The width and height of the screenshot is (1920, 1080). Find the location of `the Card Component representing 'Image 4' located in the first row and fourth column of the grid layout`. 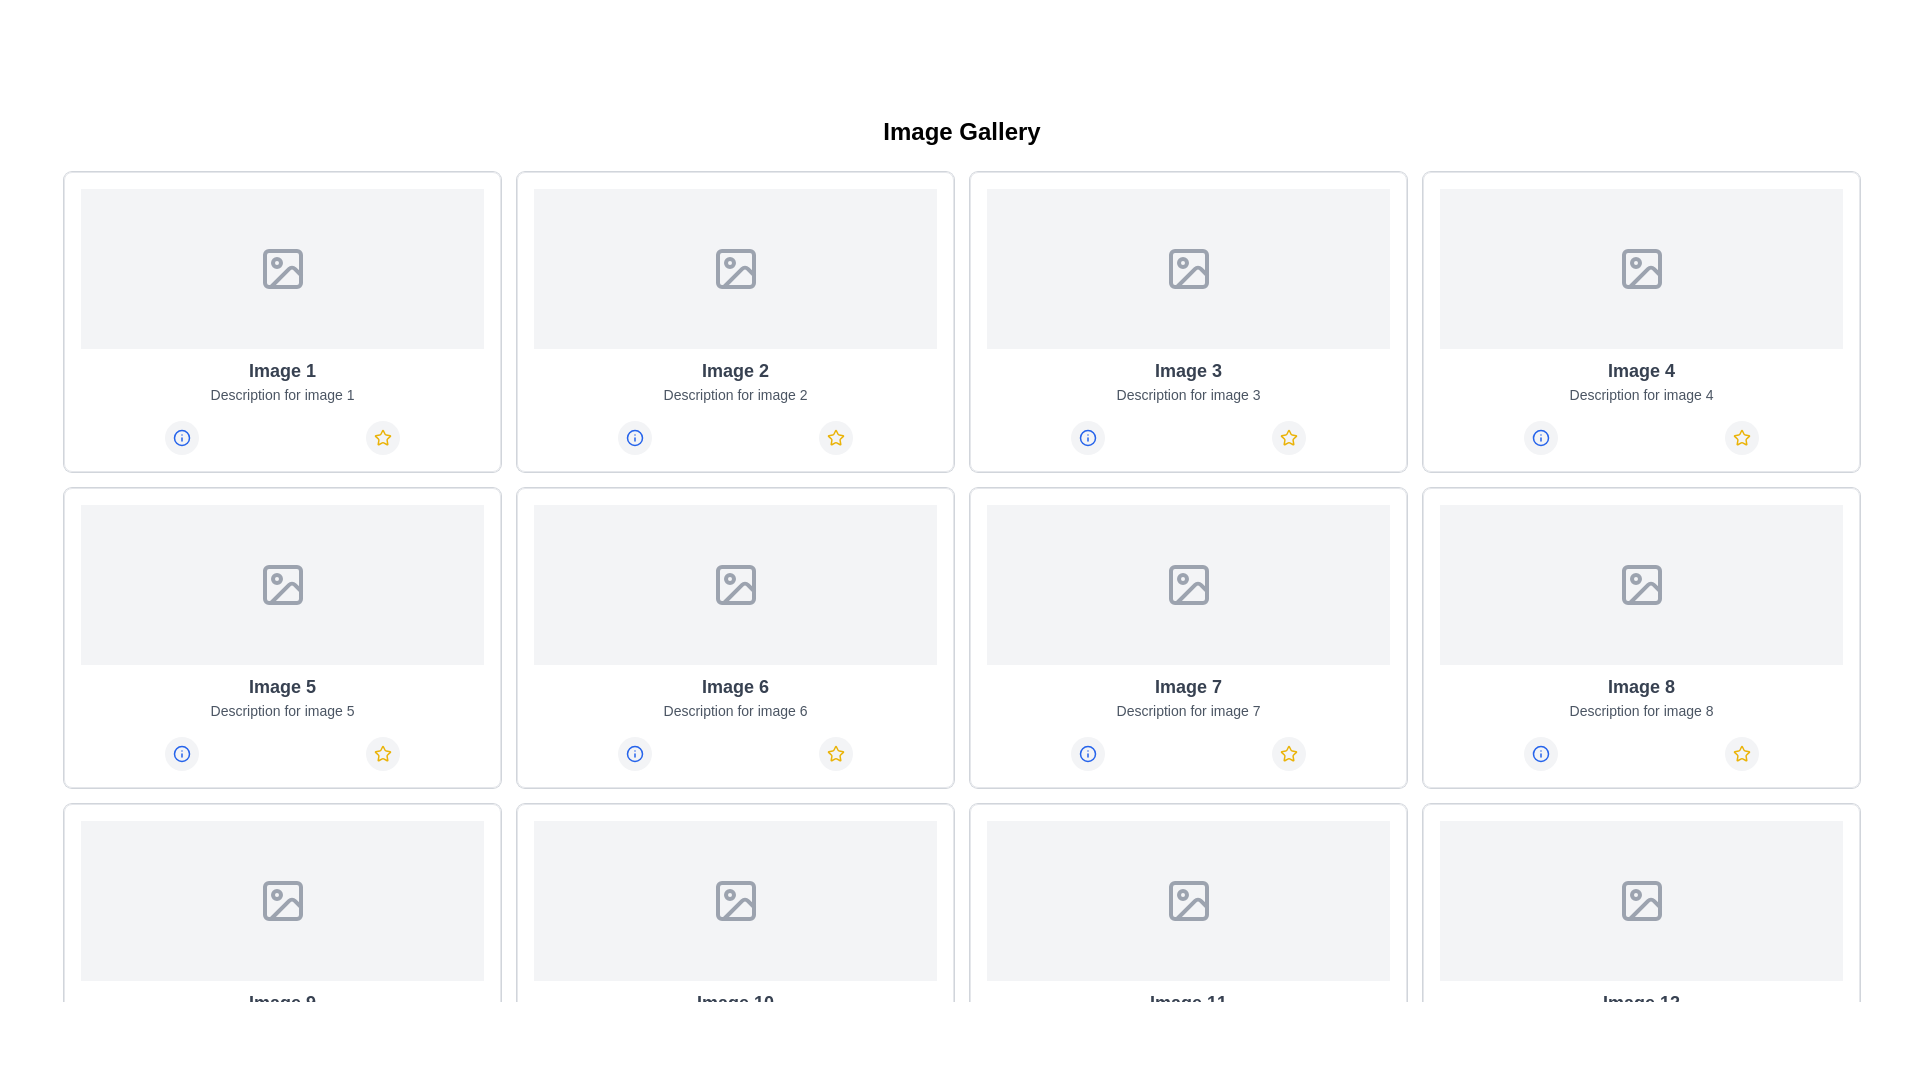

the Card Component representing 'Image 4' located in the first row and fourth column of the grid layout is located at coordinates (1641, 320).